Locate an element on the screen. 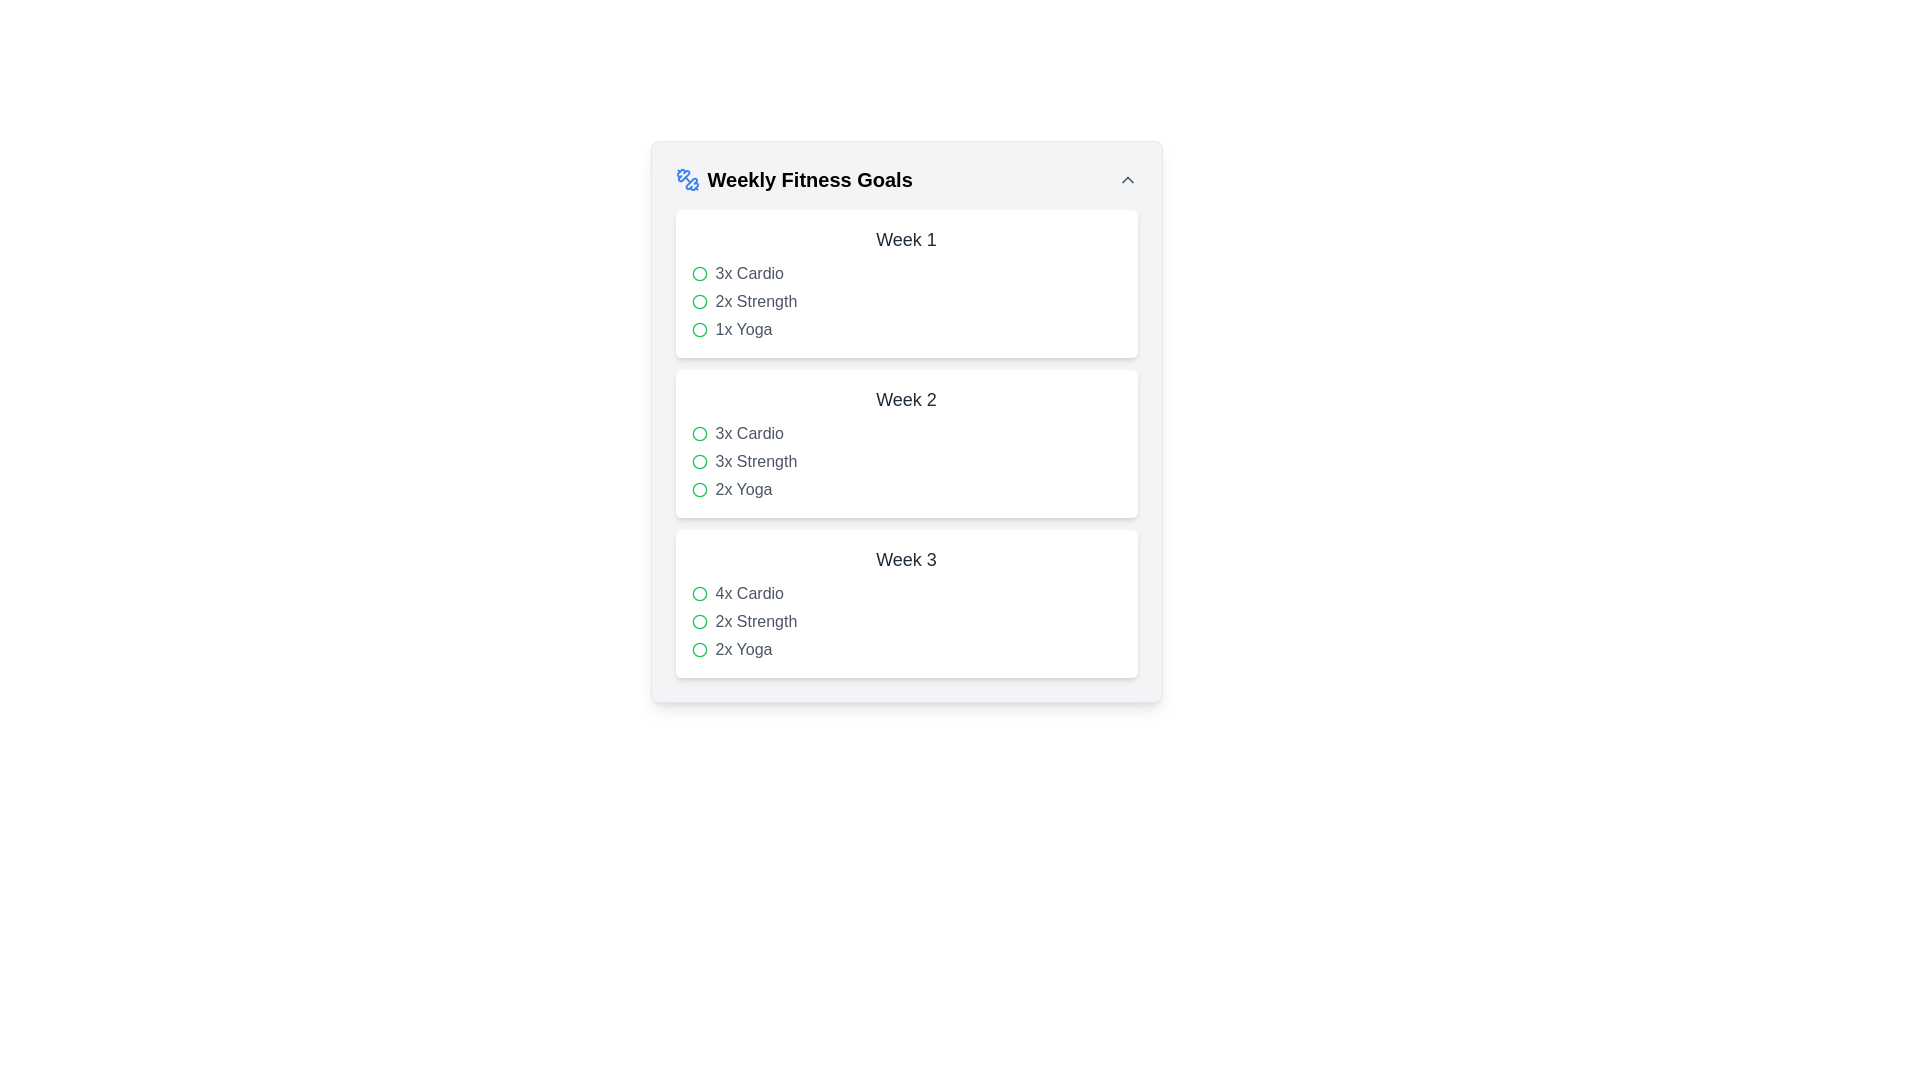 The image size is (1920, 1080). the green status icon located to the left of the '1x Yoga' text in the 'Week 1' section of the user interface is located at coordinates (699, 329).